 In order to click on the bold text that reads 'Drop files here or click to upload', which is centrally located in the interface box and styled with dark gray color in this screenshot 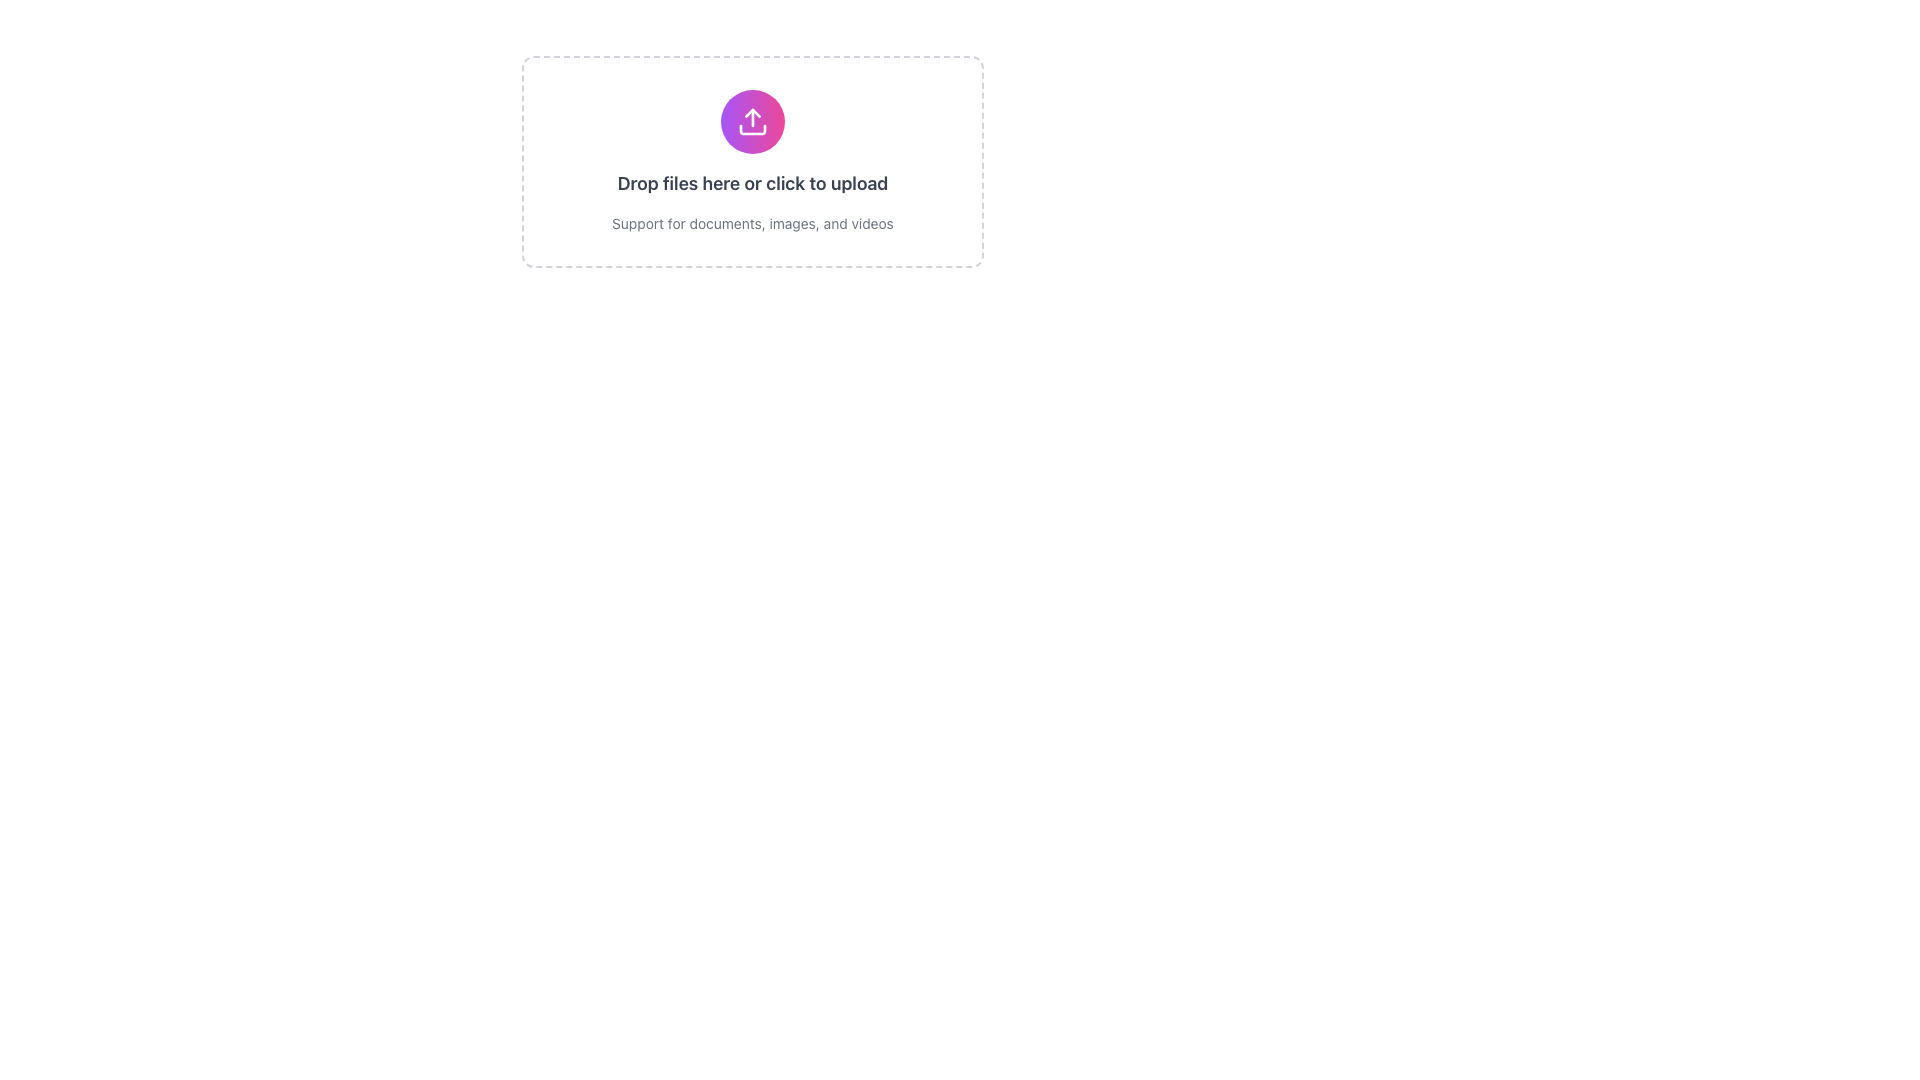, I will do `click(752, 184)`.